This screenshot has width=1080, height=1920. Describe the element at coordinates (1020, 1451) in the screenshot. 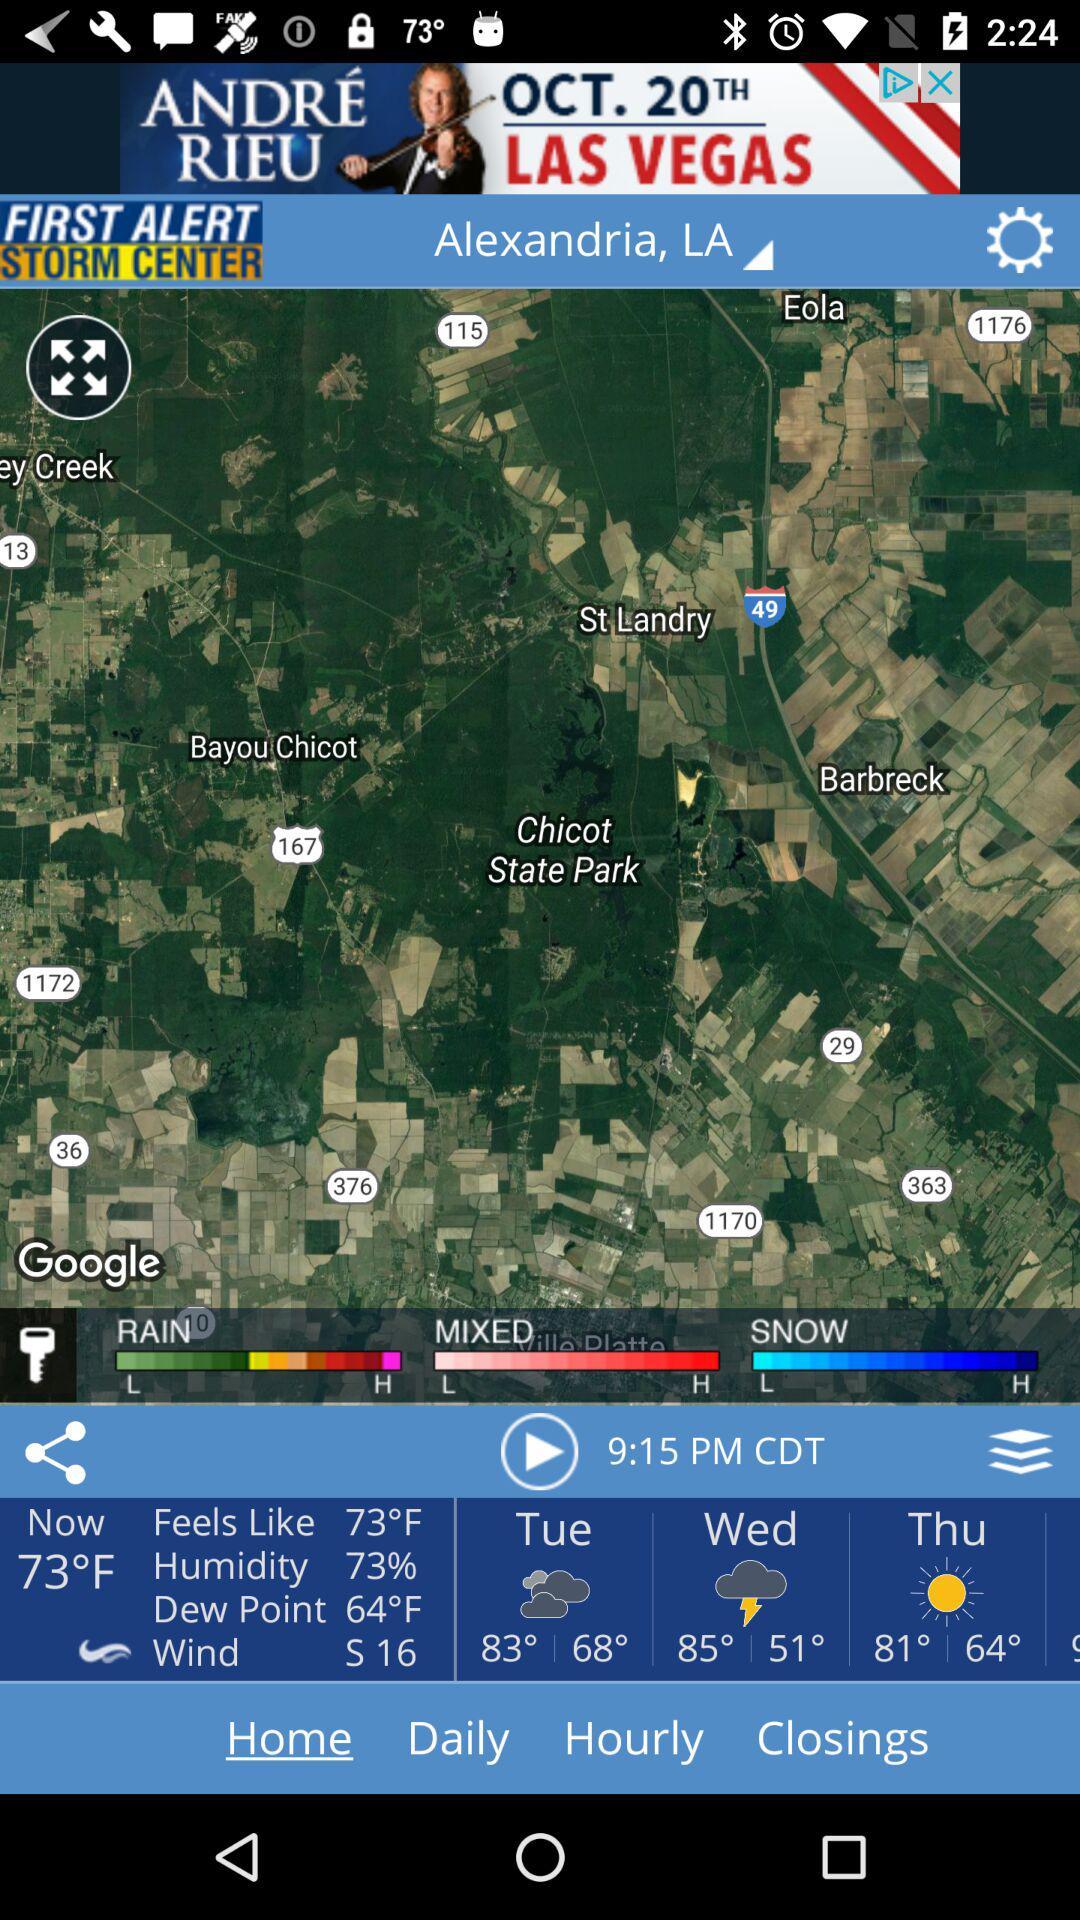

I see `the layers icon` at that location.